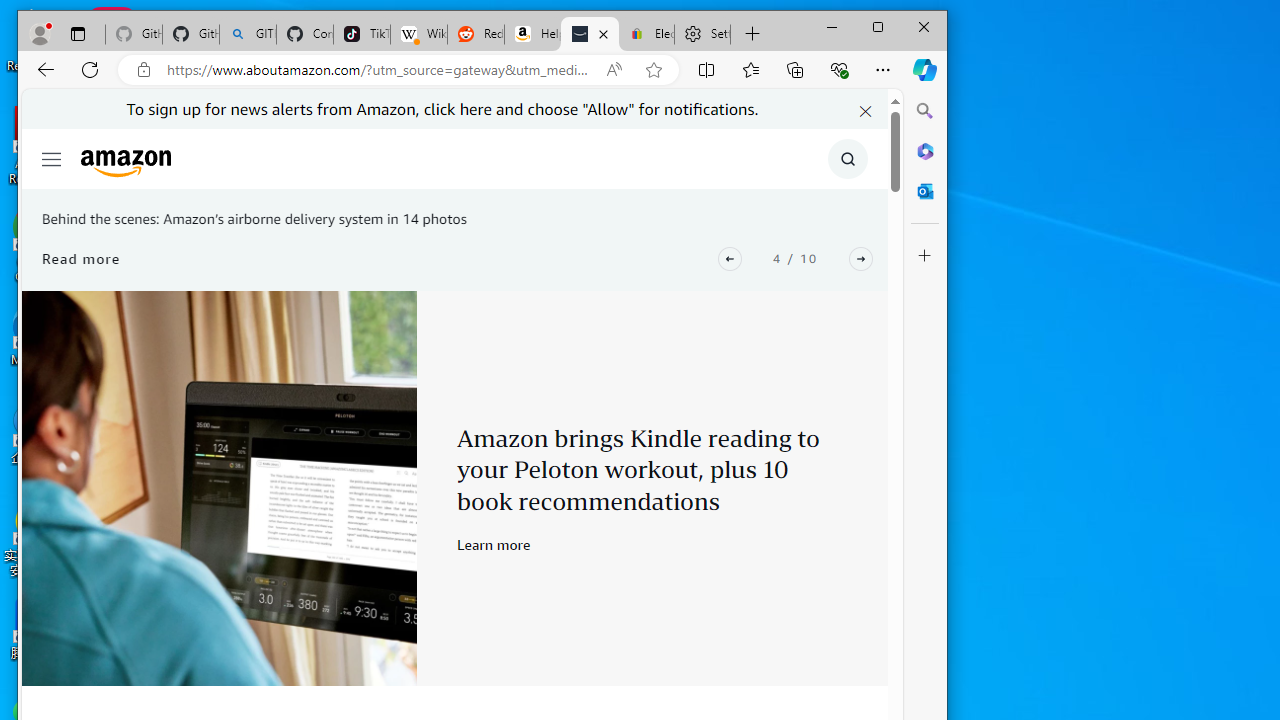  I want to click on 'Back', so click(46, 68).